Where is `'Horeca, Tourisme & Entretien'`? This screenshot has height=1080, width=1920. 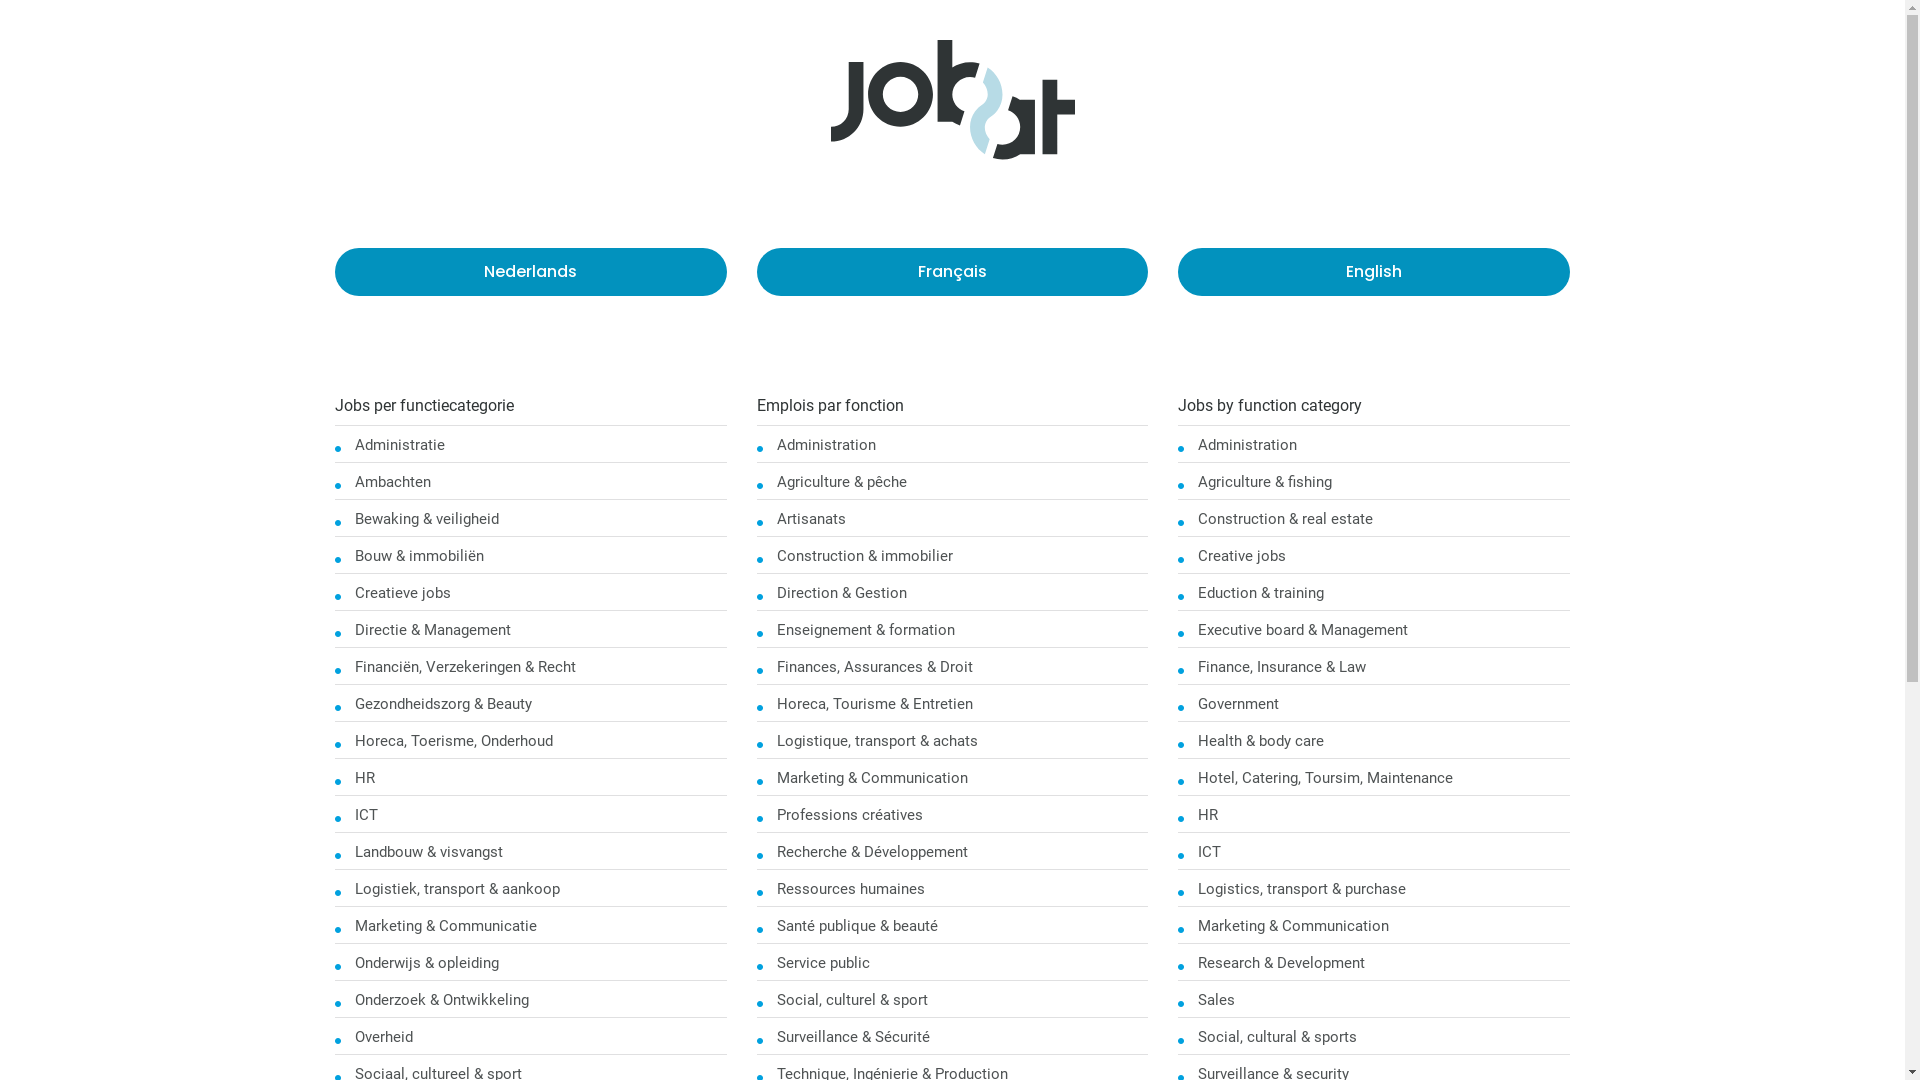 'Horeca, Tourisme & Entretien' is located at coordinates (874, 703).